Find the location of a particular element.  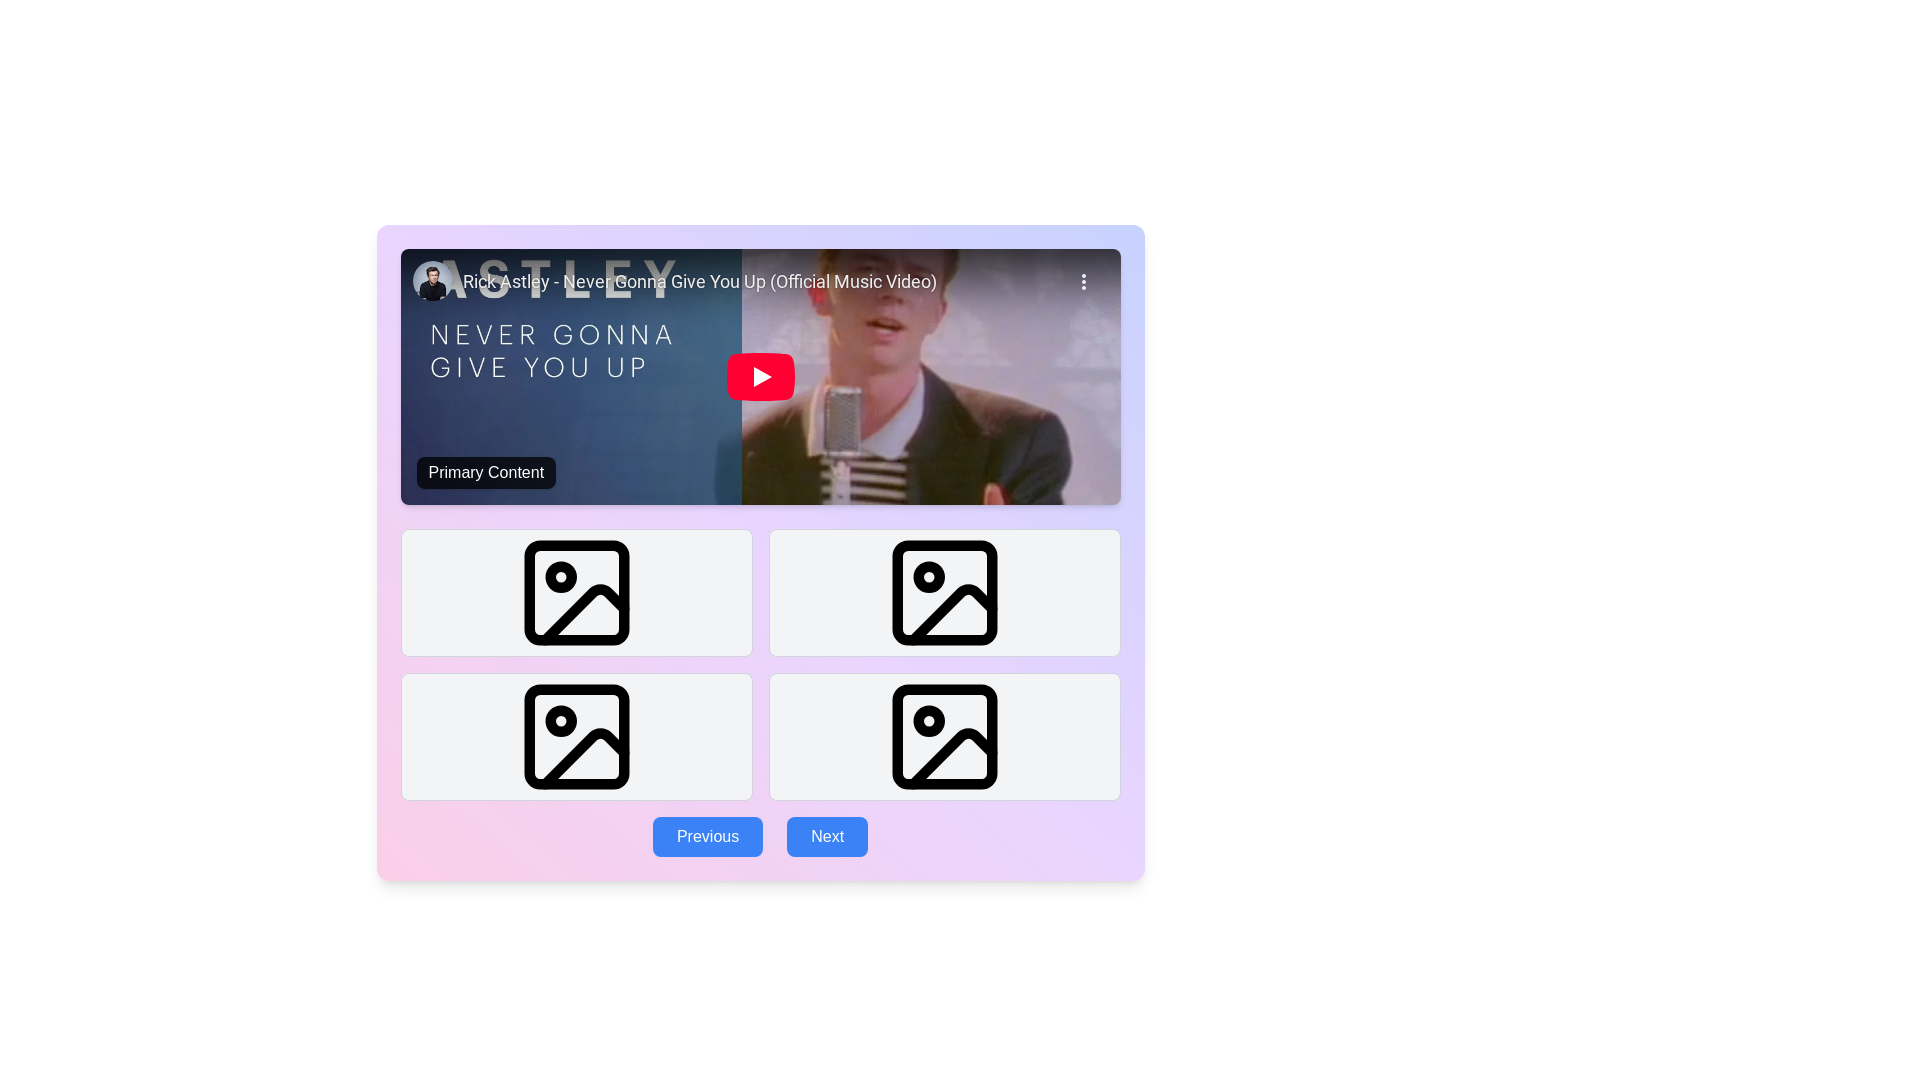

the button that navigates to the previous set of content is located at coordinates (708, 837).